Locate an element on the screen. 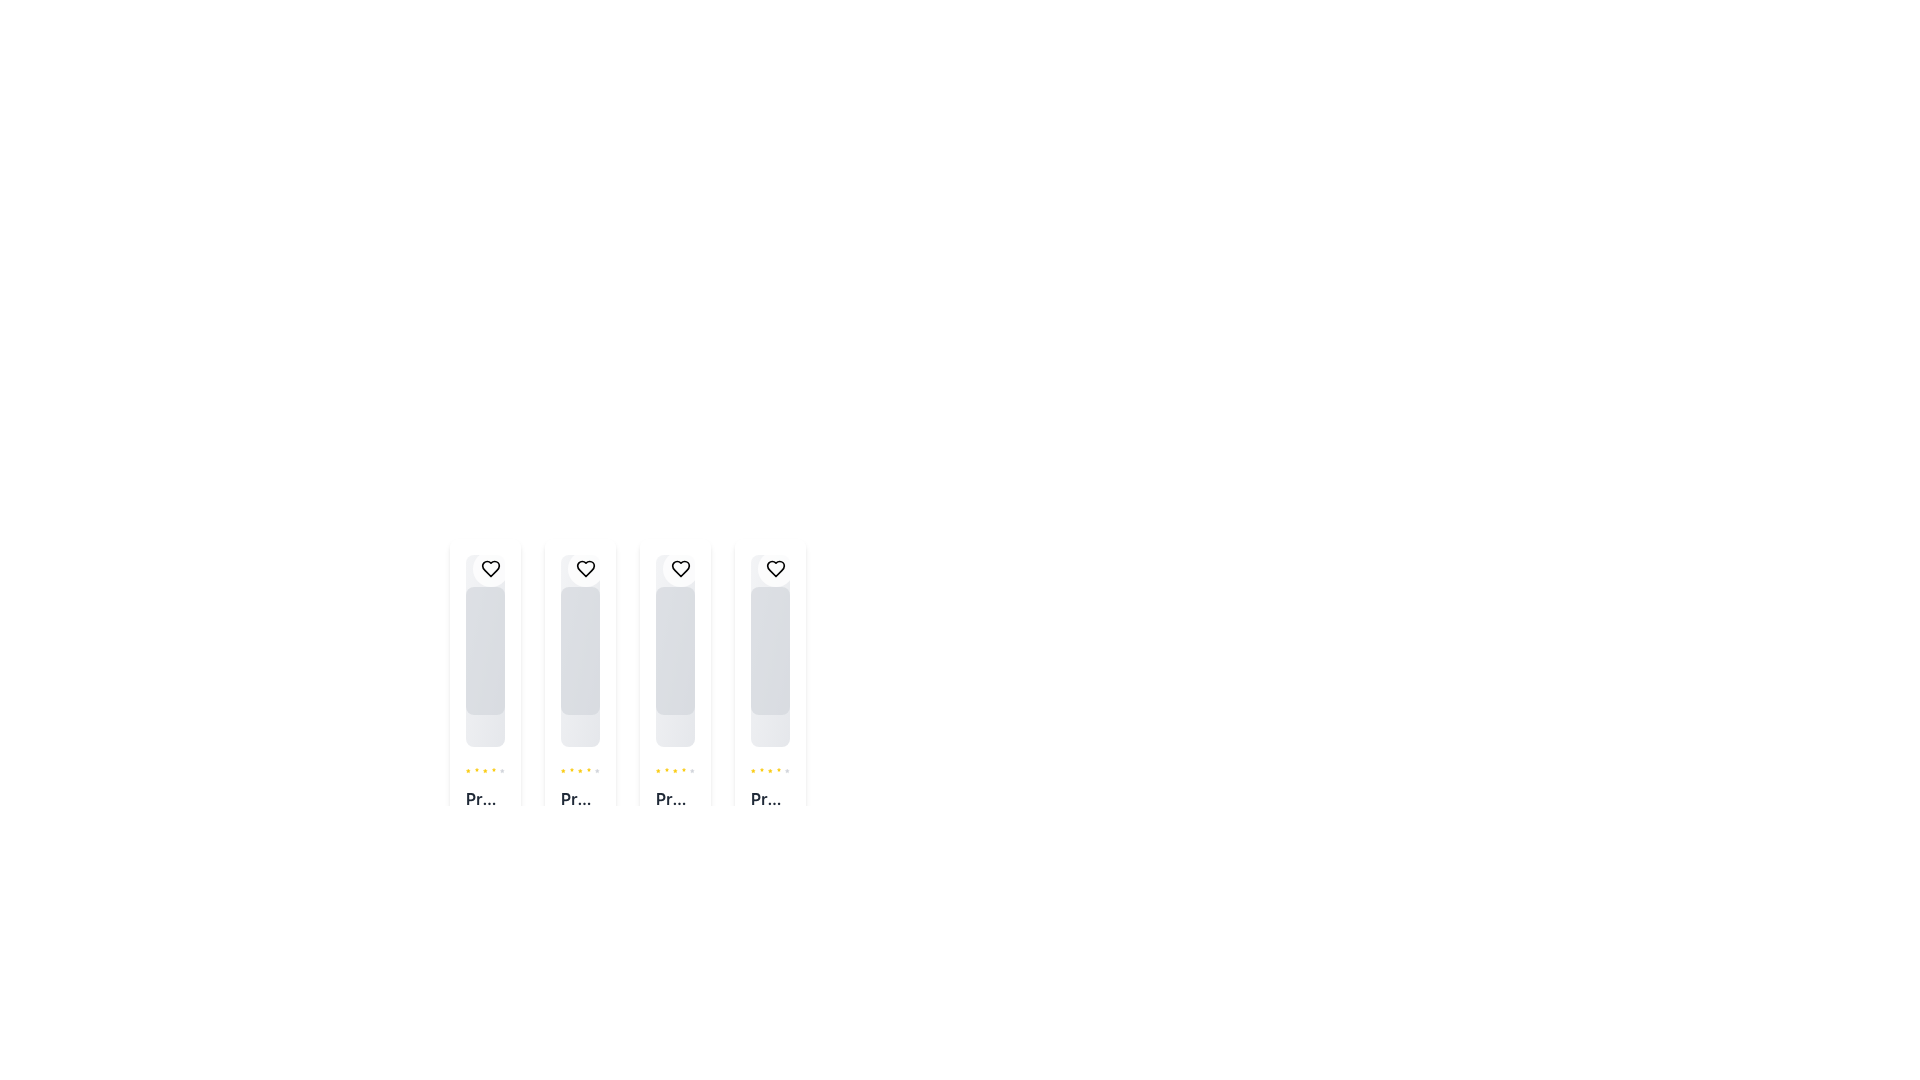  the decorative loading state placeholder element, which is the second in a horizontally arranged list, indicating a loading state or reserved content is located at coordinates (579, 651).